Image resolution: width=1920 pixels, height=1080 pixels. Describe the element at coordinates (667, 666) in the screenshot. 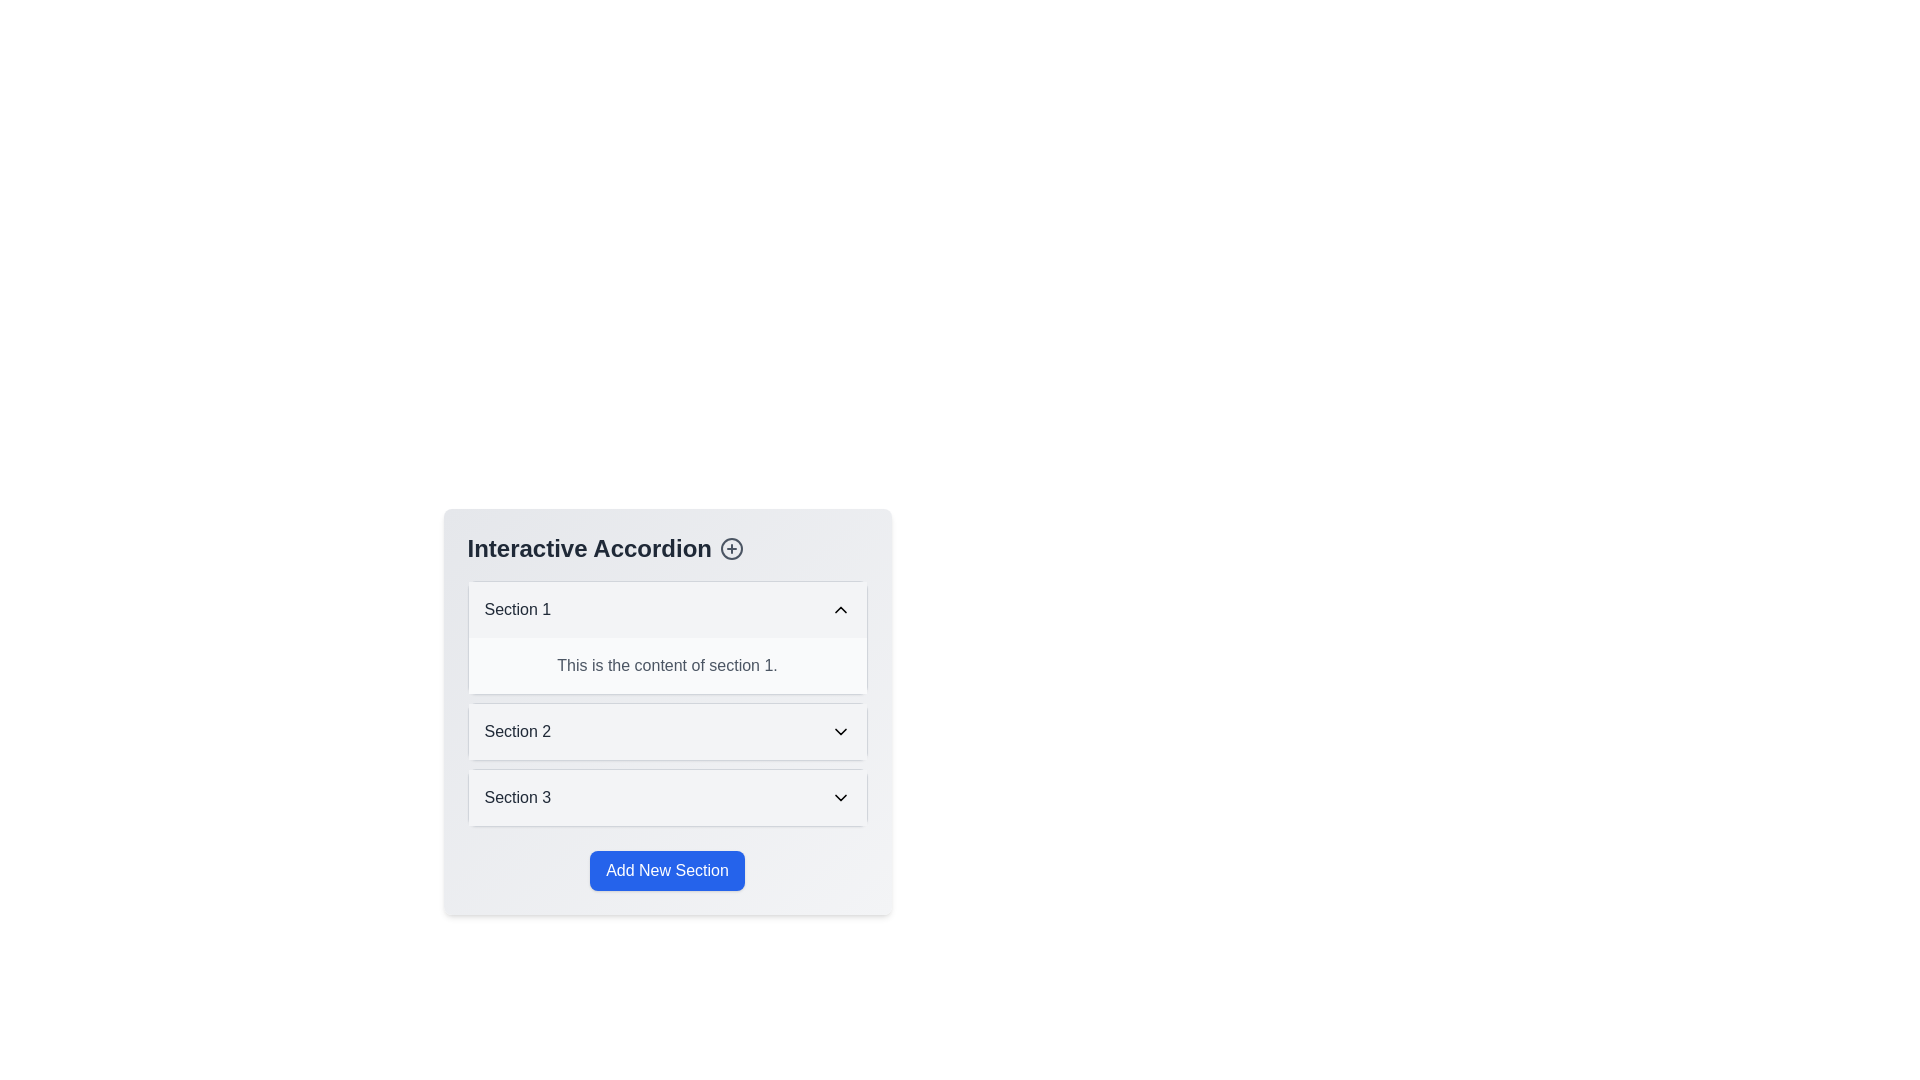

I see `the text label displaying 'This is the content of section 1.' within the expanded area of Section 1 in the accordion interface` at that location.